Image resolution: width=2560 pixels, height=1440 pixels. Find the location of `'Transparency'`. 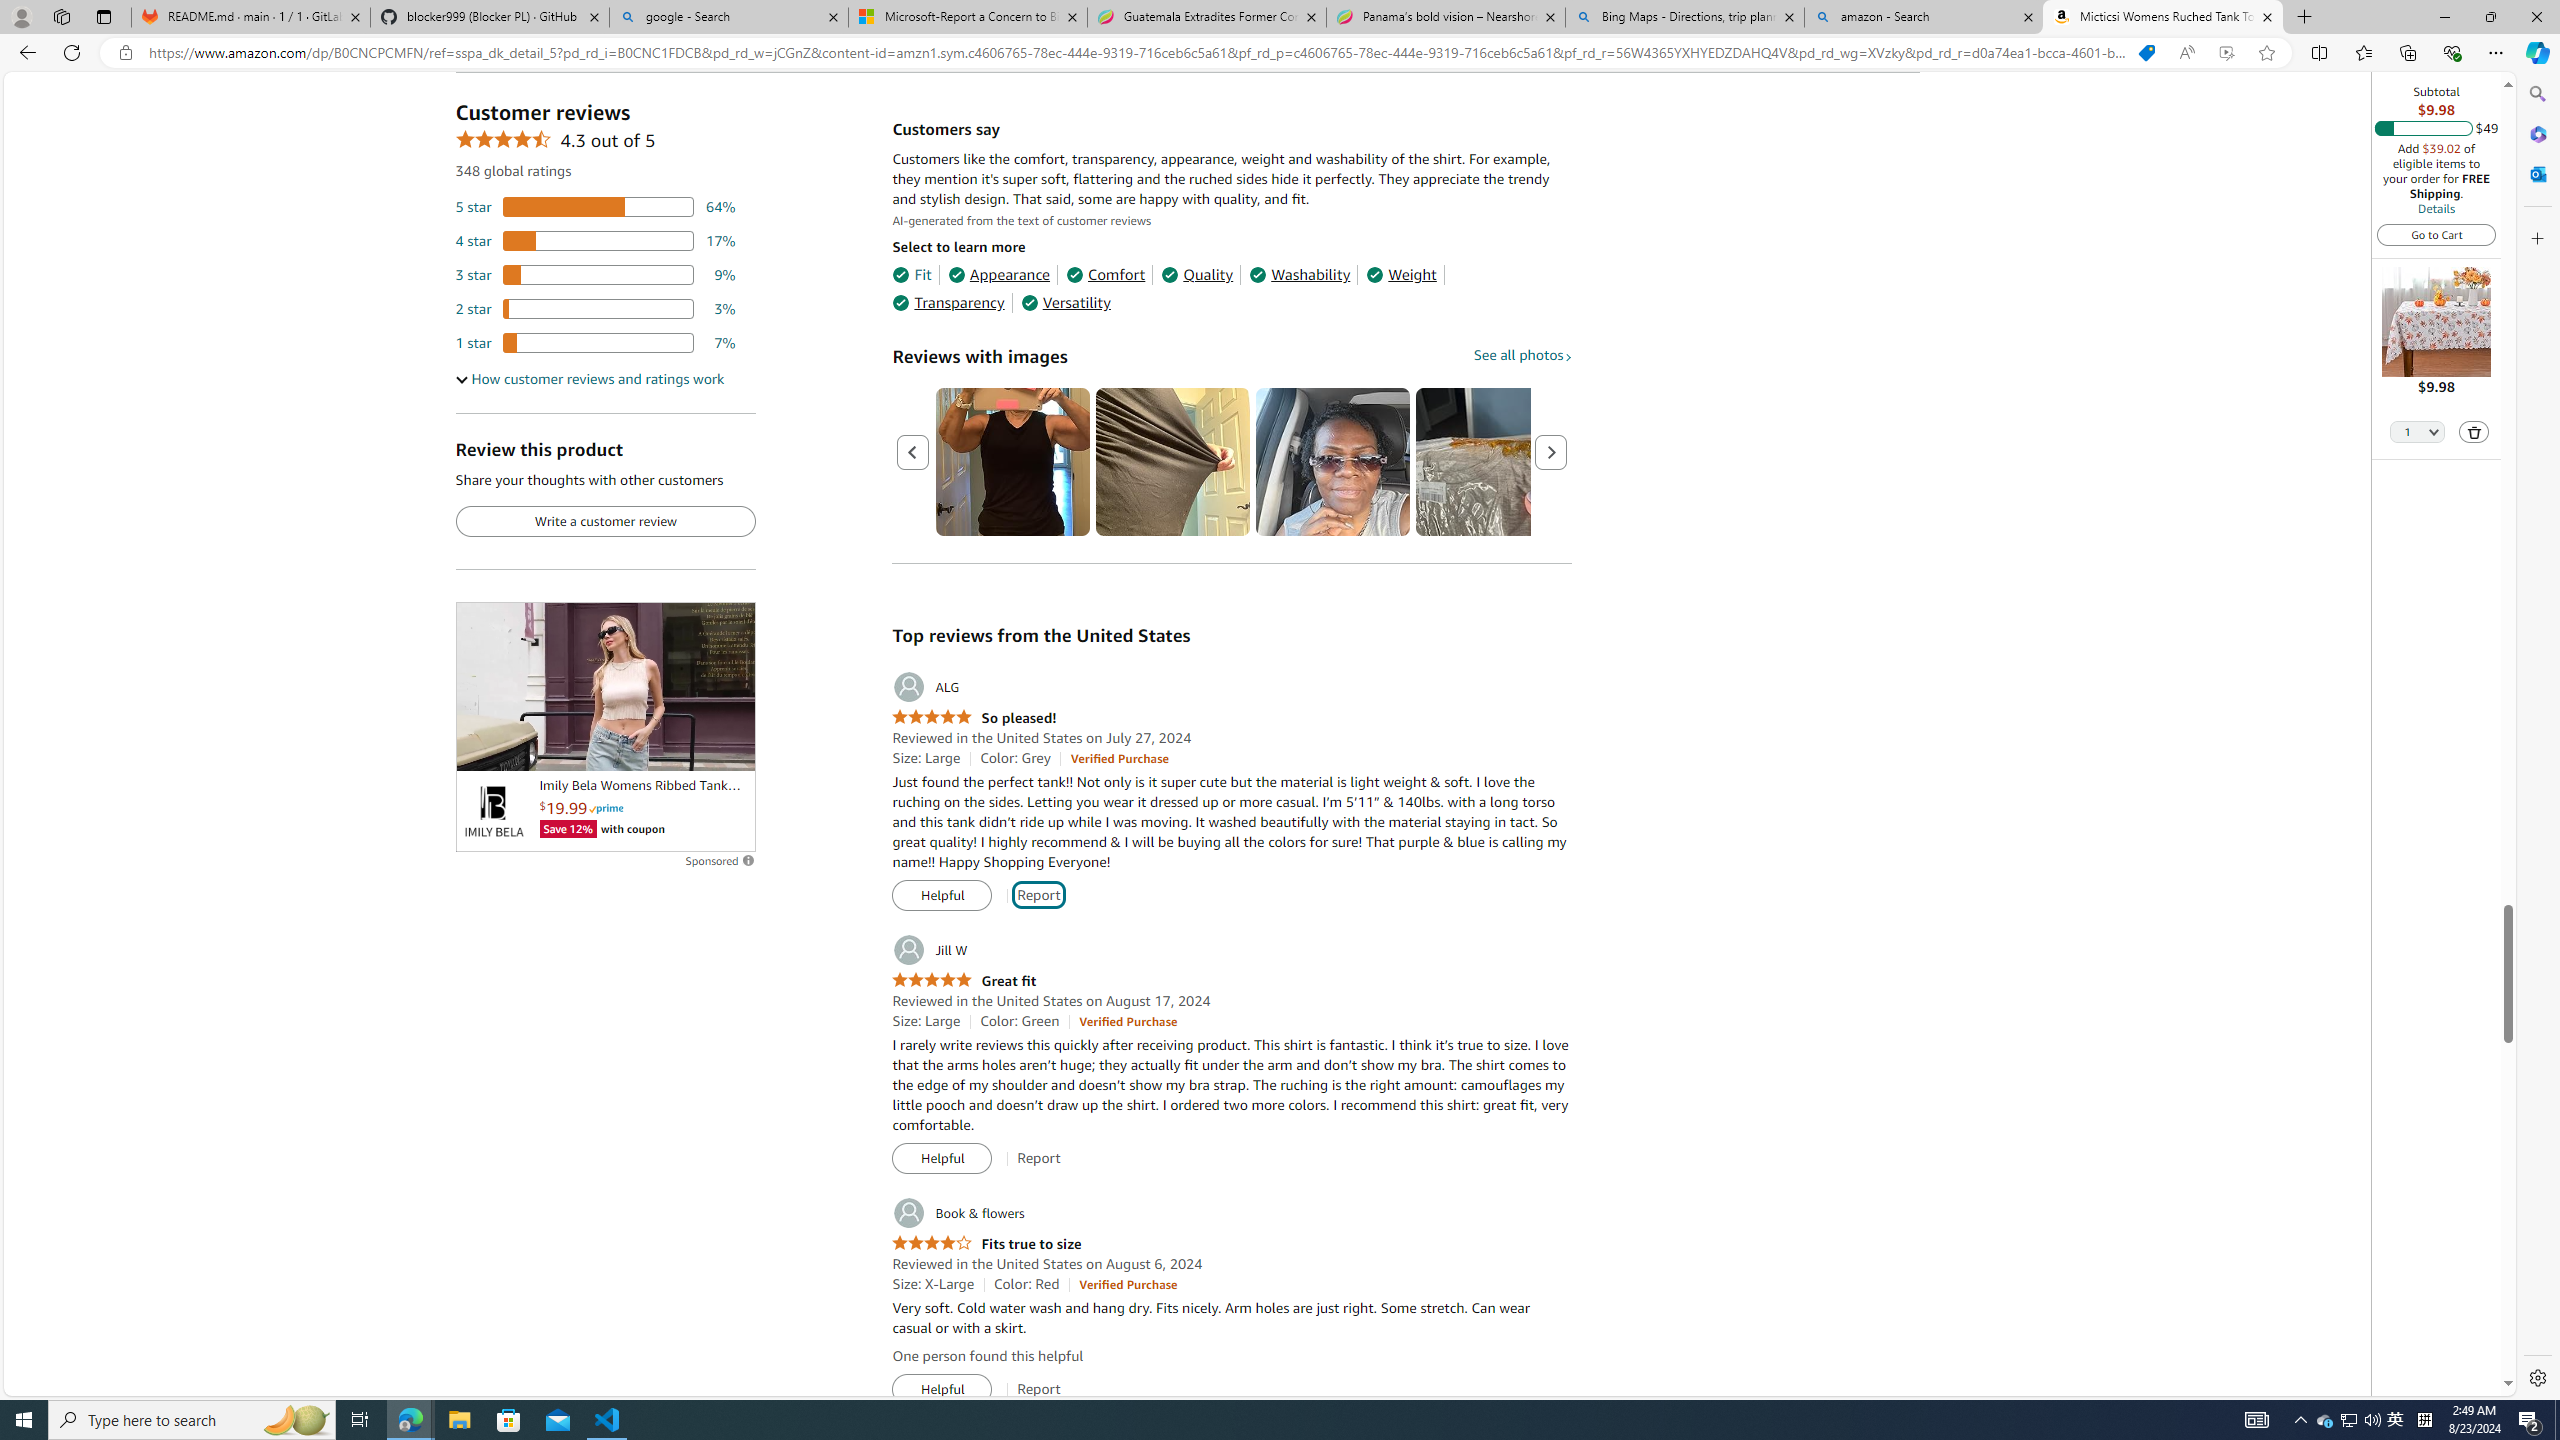

'Transparency' is located at coordinates (947, 302).